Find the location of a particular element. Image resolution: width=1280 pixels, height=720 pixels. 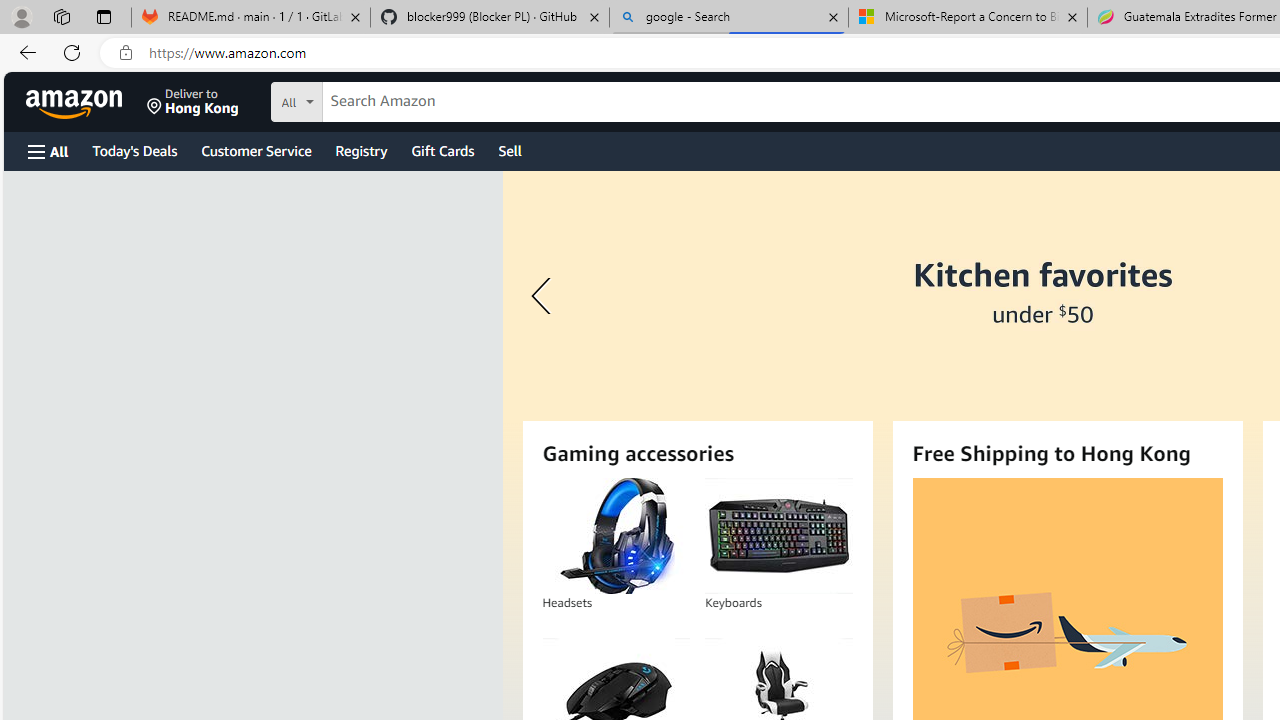

'Open Menu' is located at coordinates (48, 150).